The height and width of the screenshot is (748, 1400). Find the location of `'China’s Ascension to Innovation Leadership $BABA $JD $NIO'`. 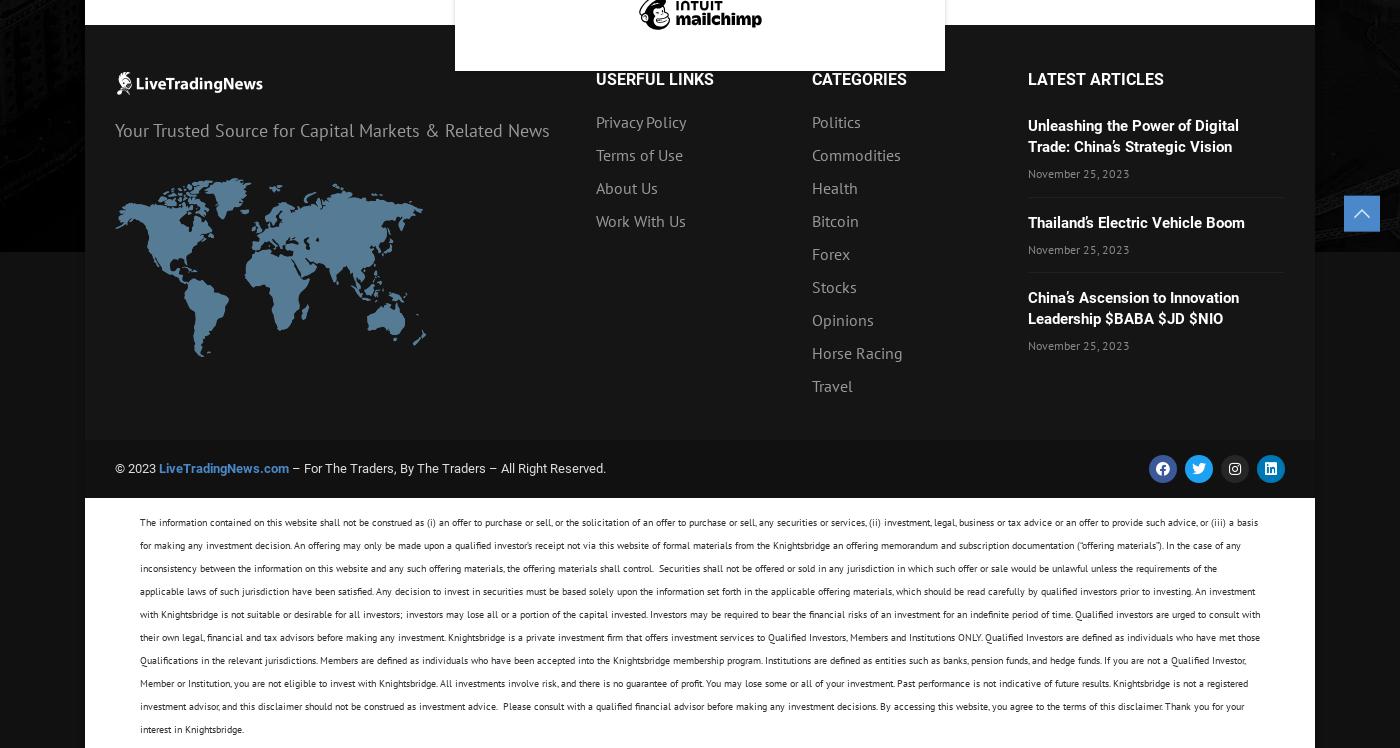

'China’s Ascension to Innovation Leadership $BABA $JD $NIO' is located at coordinates (1028, 308).